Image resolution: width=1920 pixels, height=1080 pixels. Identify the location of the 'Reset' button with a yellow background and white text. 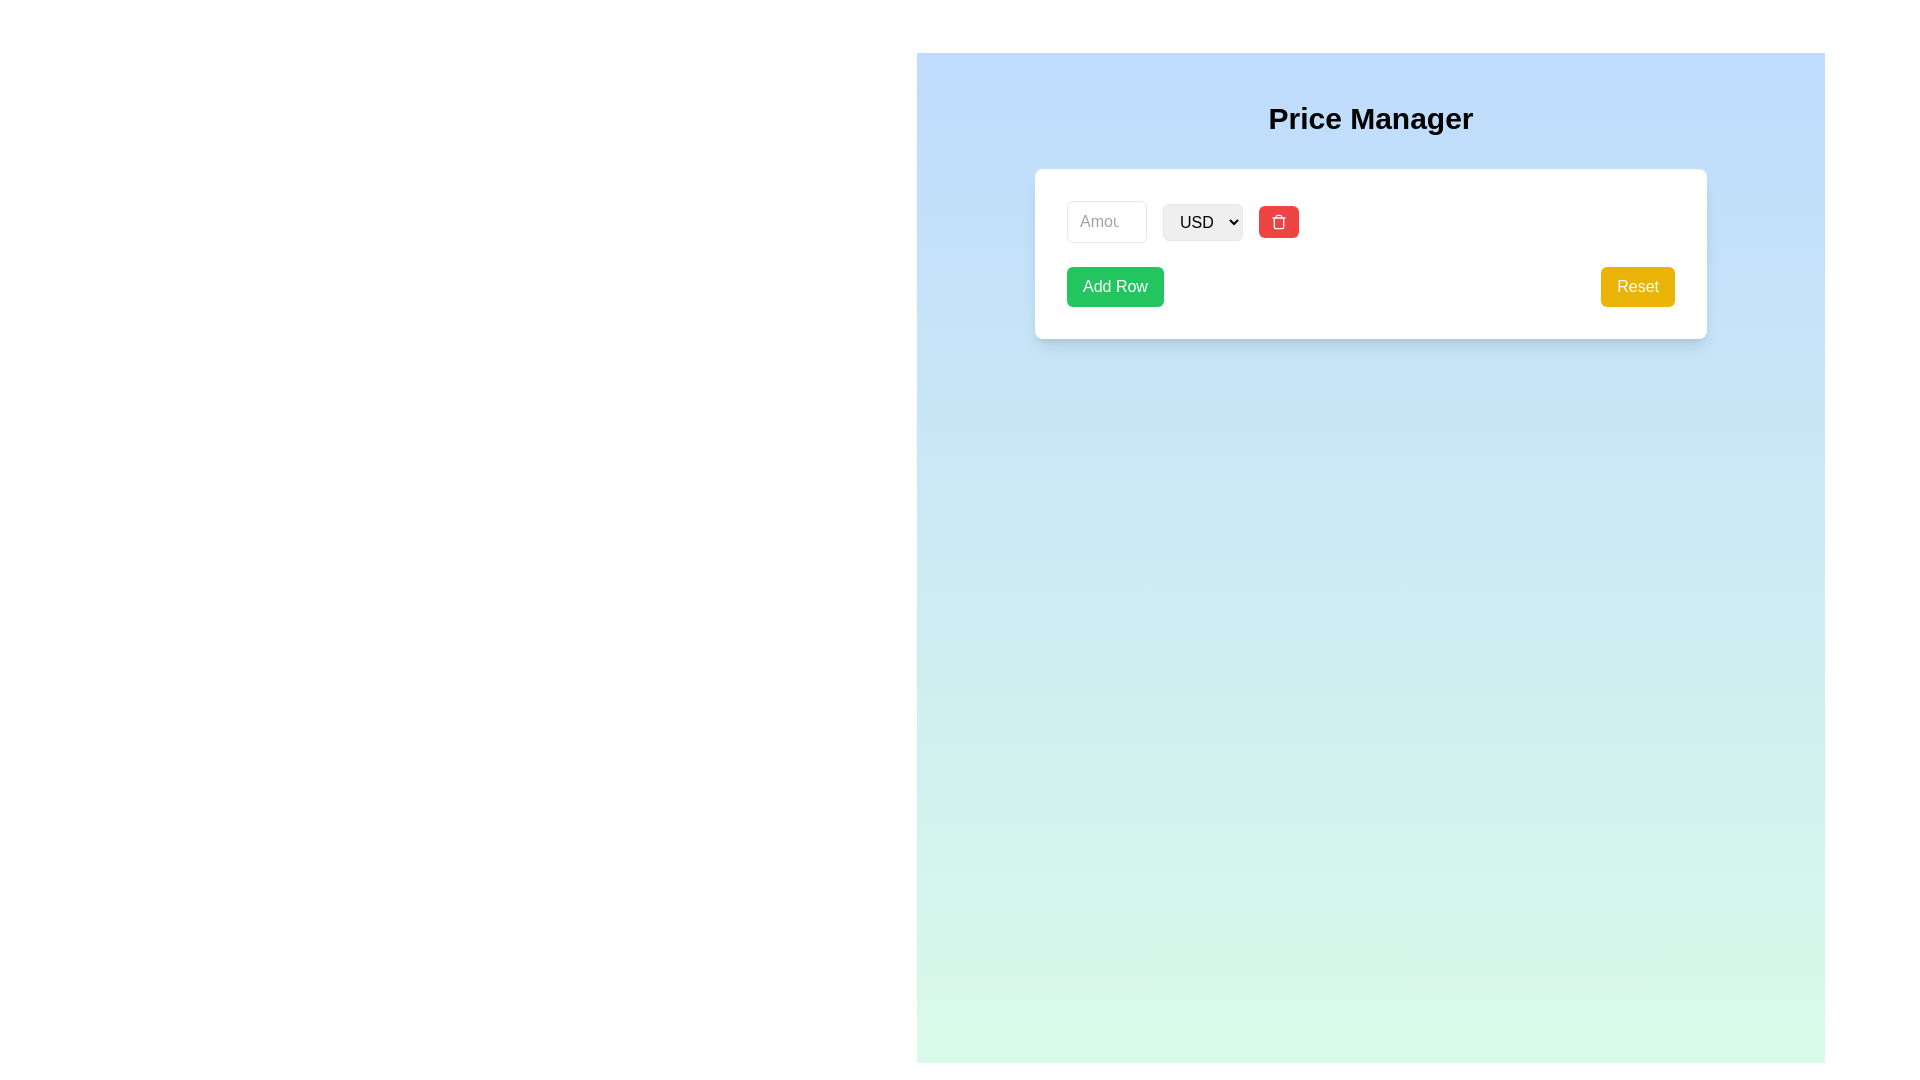
(1638, 286).